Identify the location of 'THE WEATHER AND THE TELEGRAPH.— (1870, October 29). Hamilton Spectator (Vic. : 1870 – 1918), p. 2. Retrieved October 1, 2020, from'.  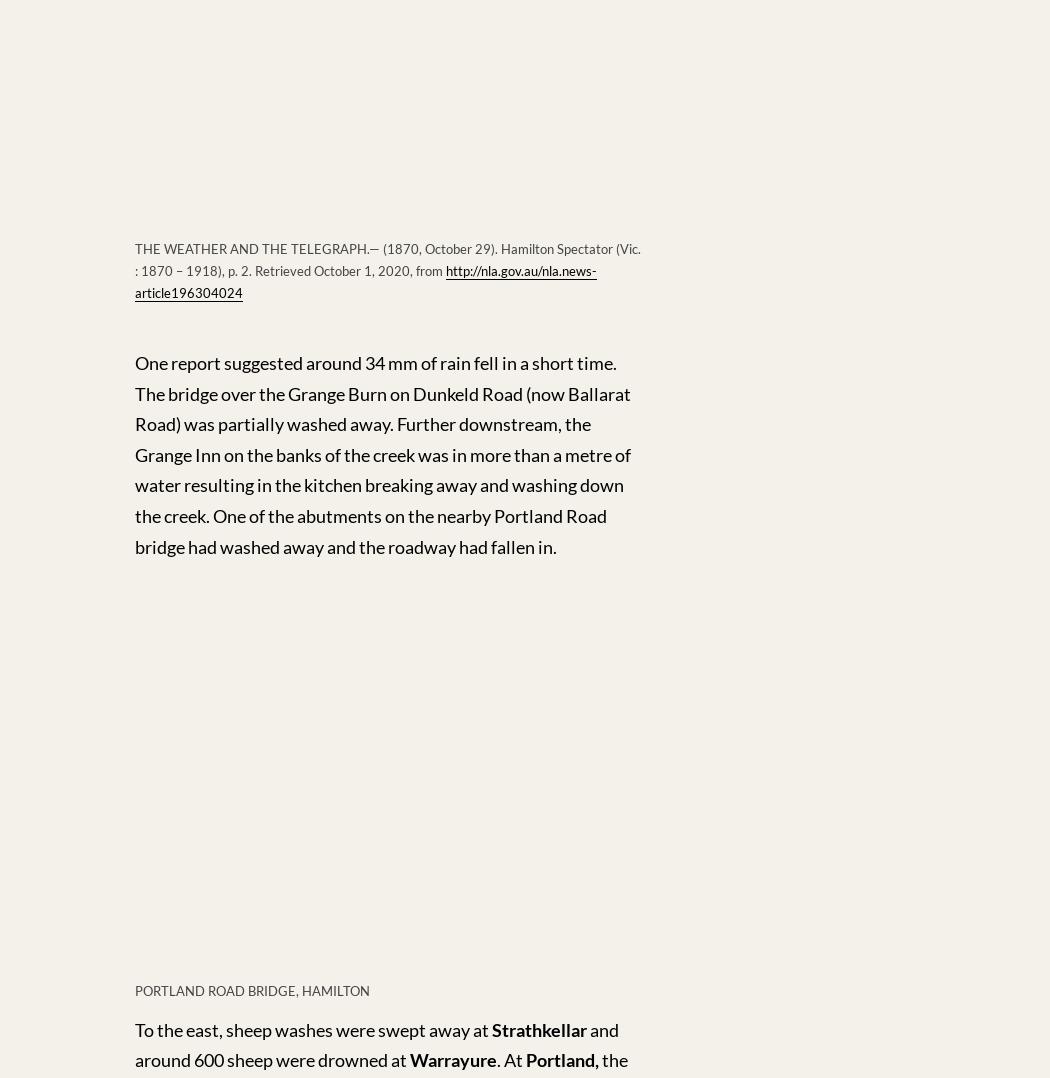
(387, 259).